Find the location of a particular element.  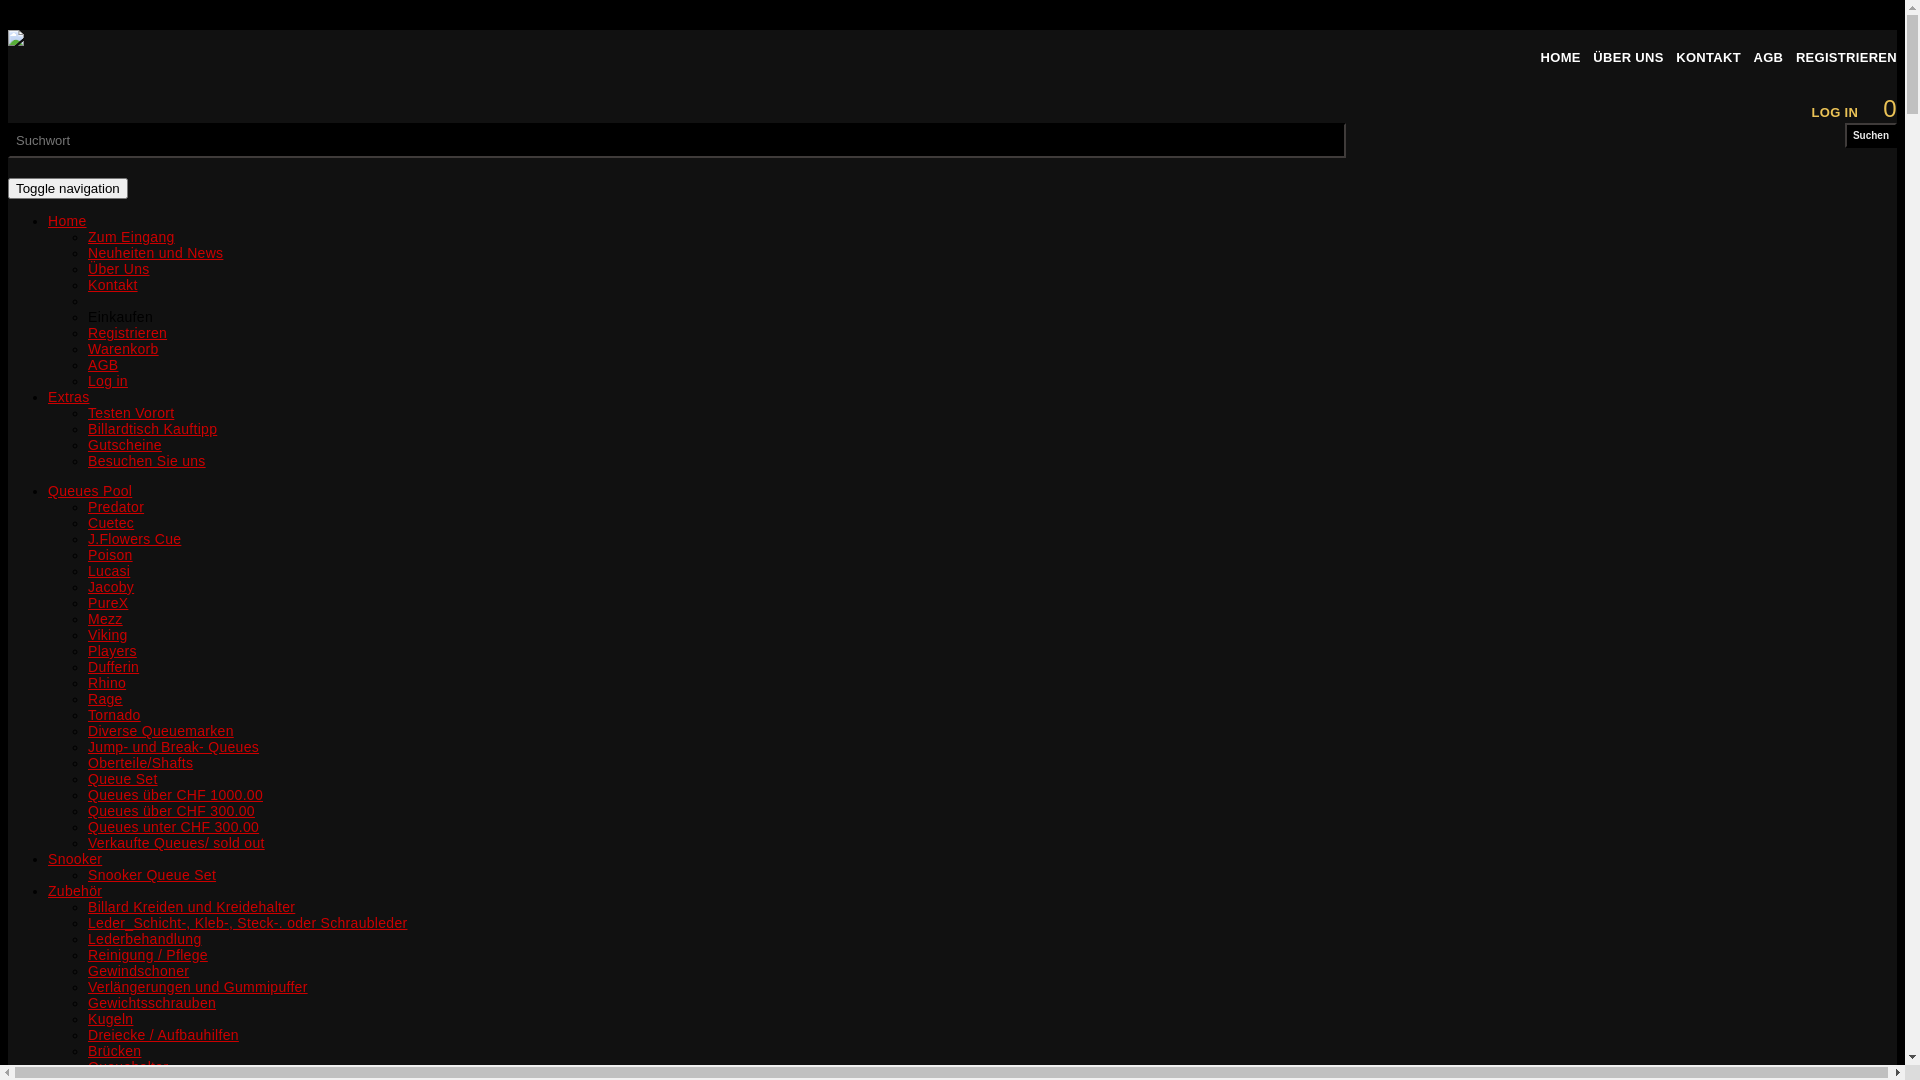

'Queuehalter' is located at coordinates (127, 1066).